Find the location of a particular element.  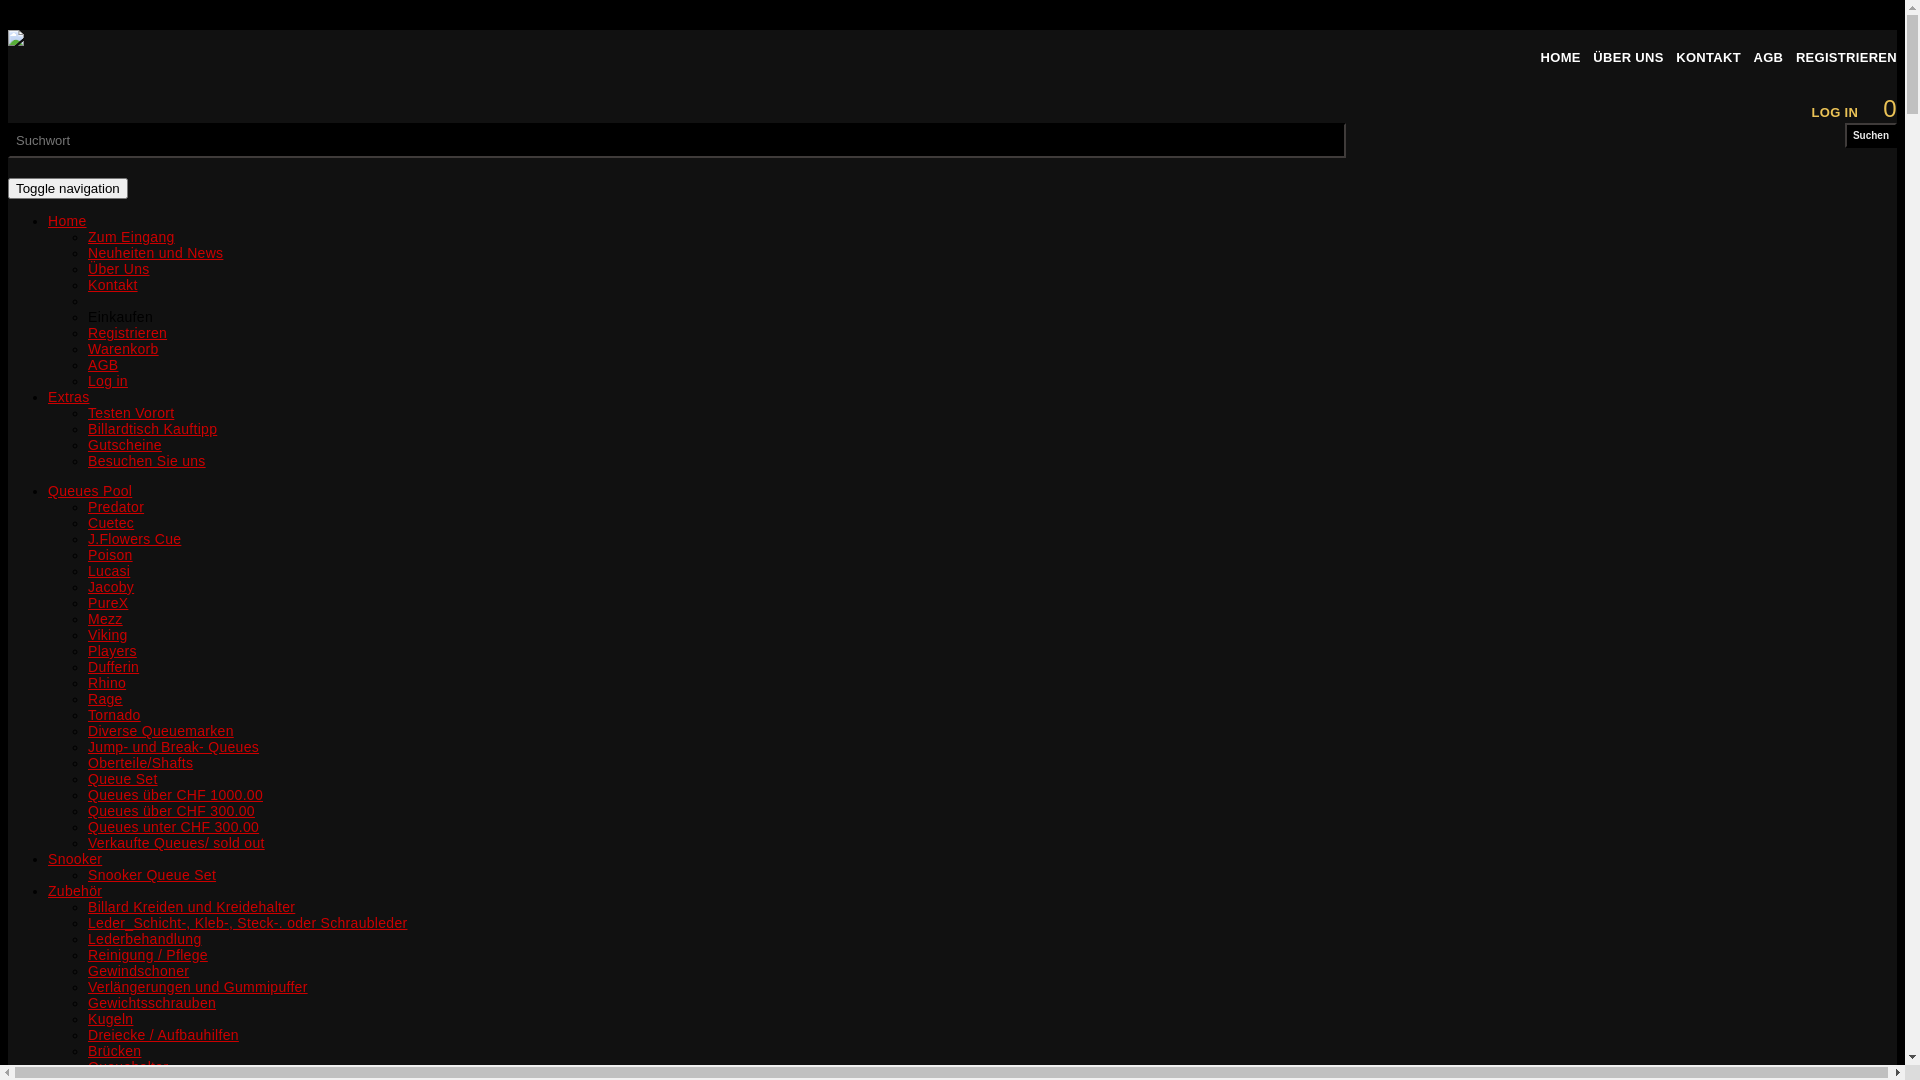

'Queuehalter' is located at coordinates (127, 1066).